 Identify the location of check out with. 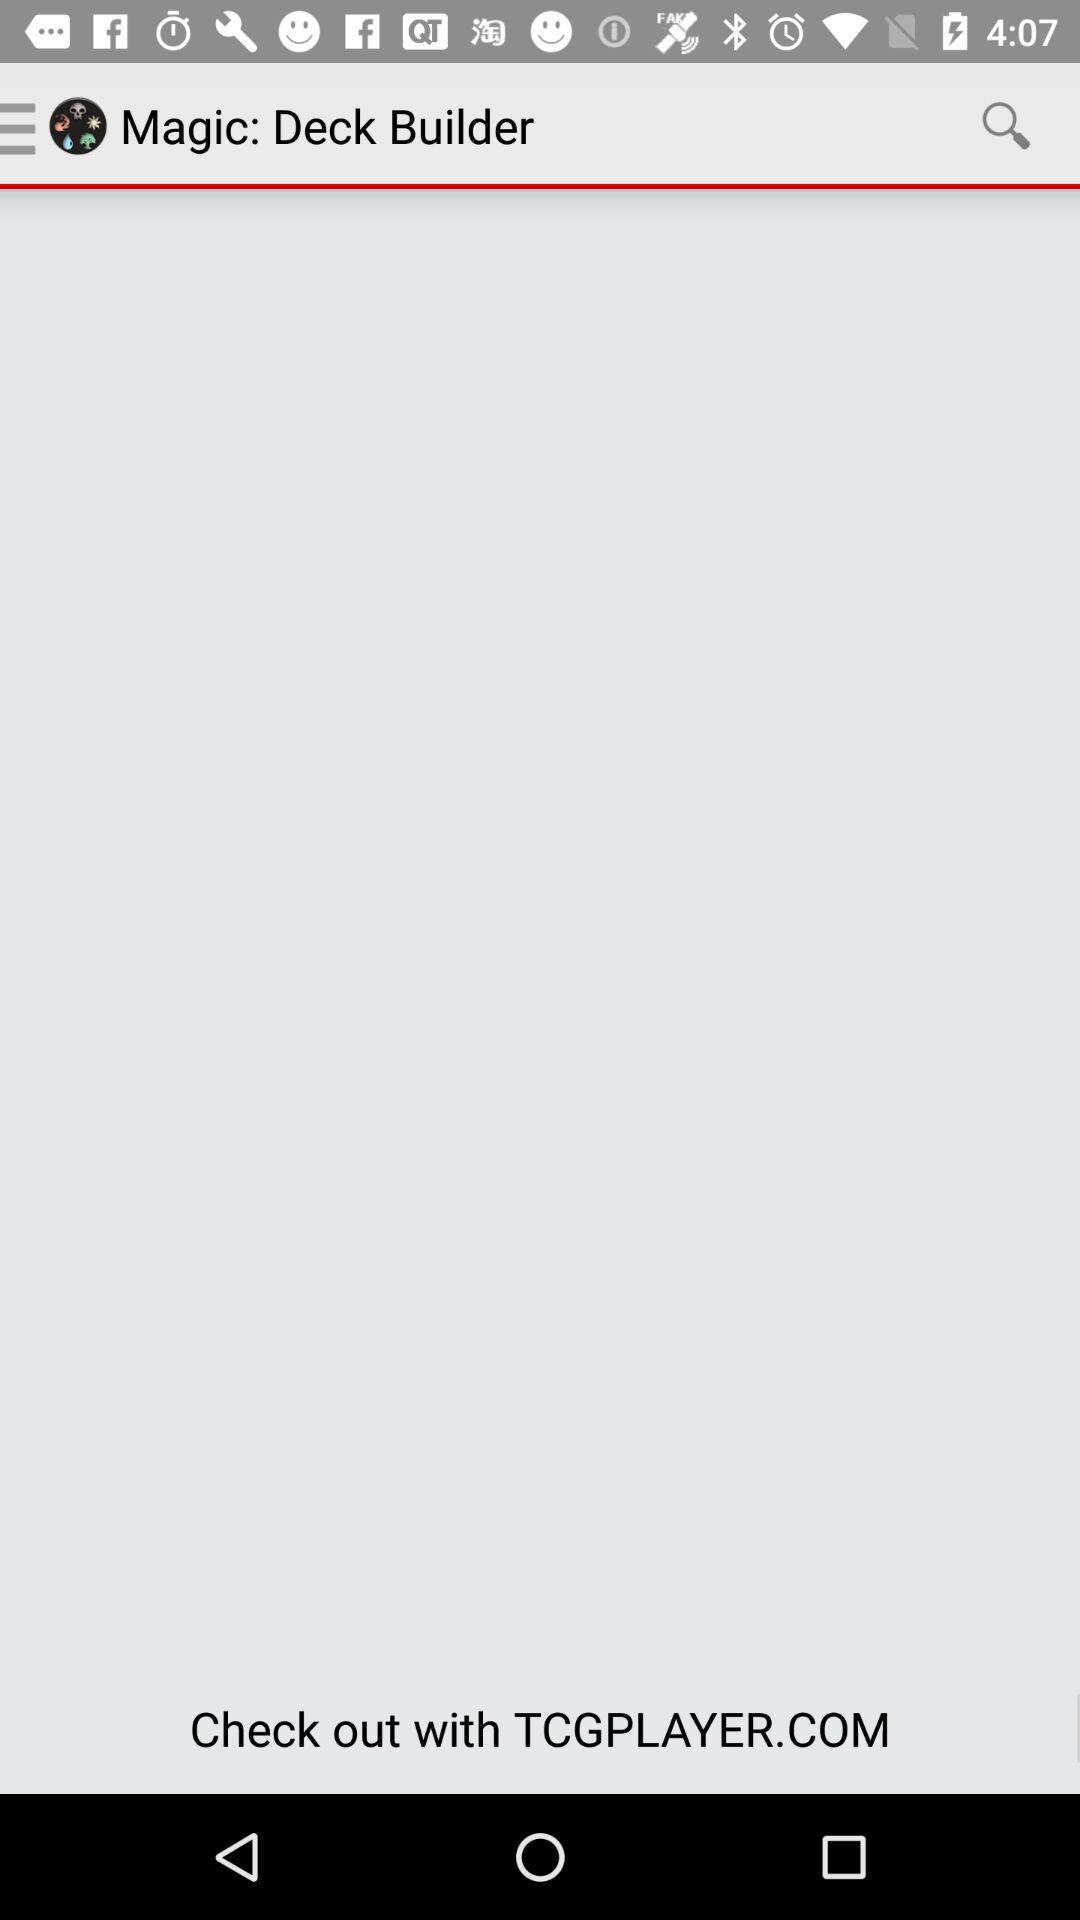
(540, 1727).